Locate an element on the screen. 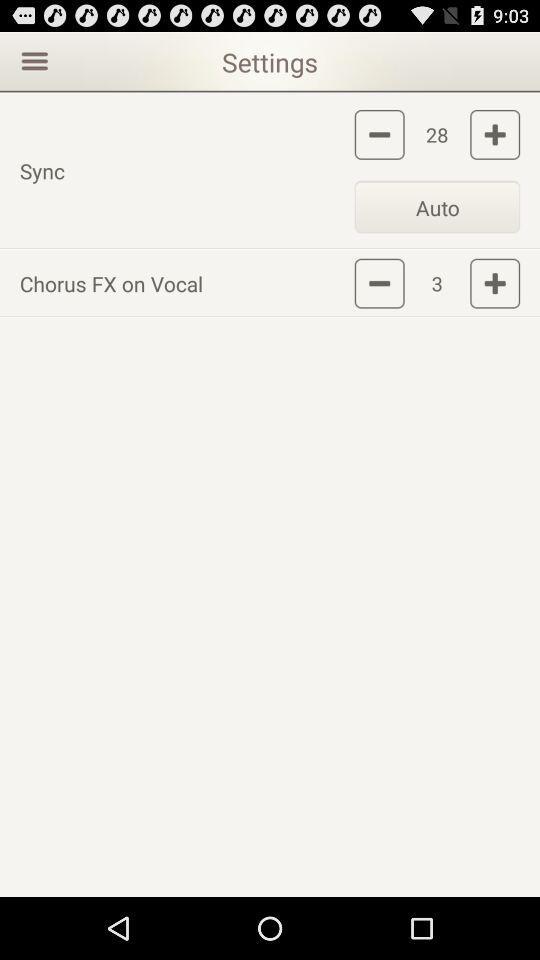 The width and height of the screenshot is (540, 960). decrease intensity is located at coordinates (379, 282).